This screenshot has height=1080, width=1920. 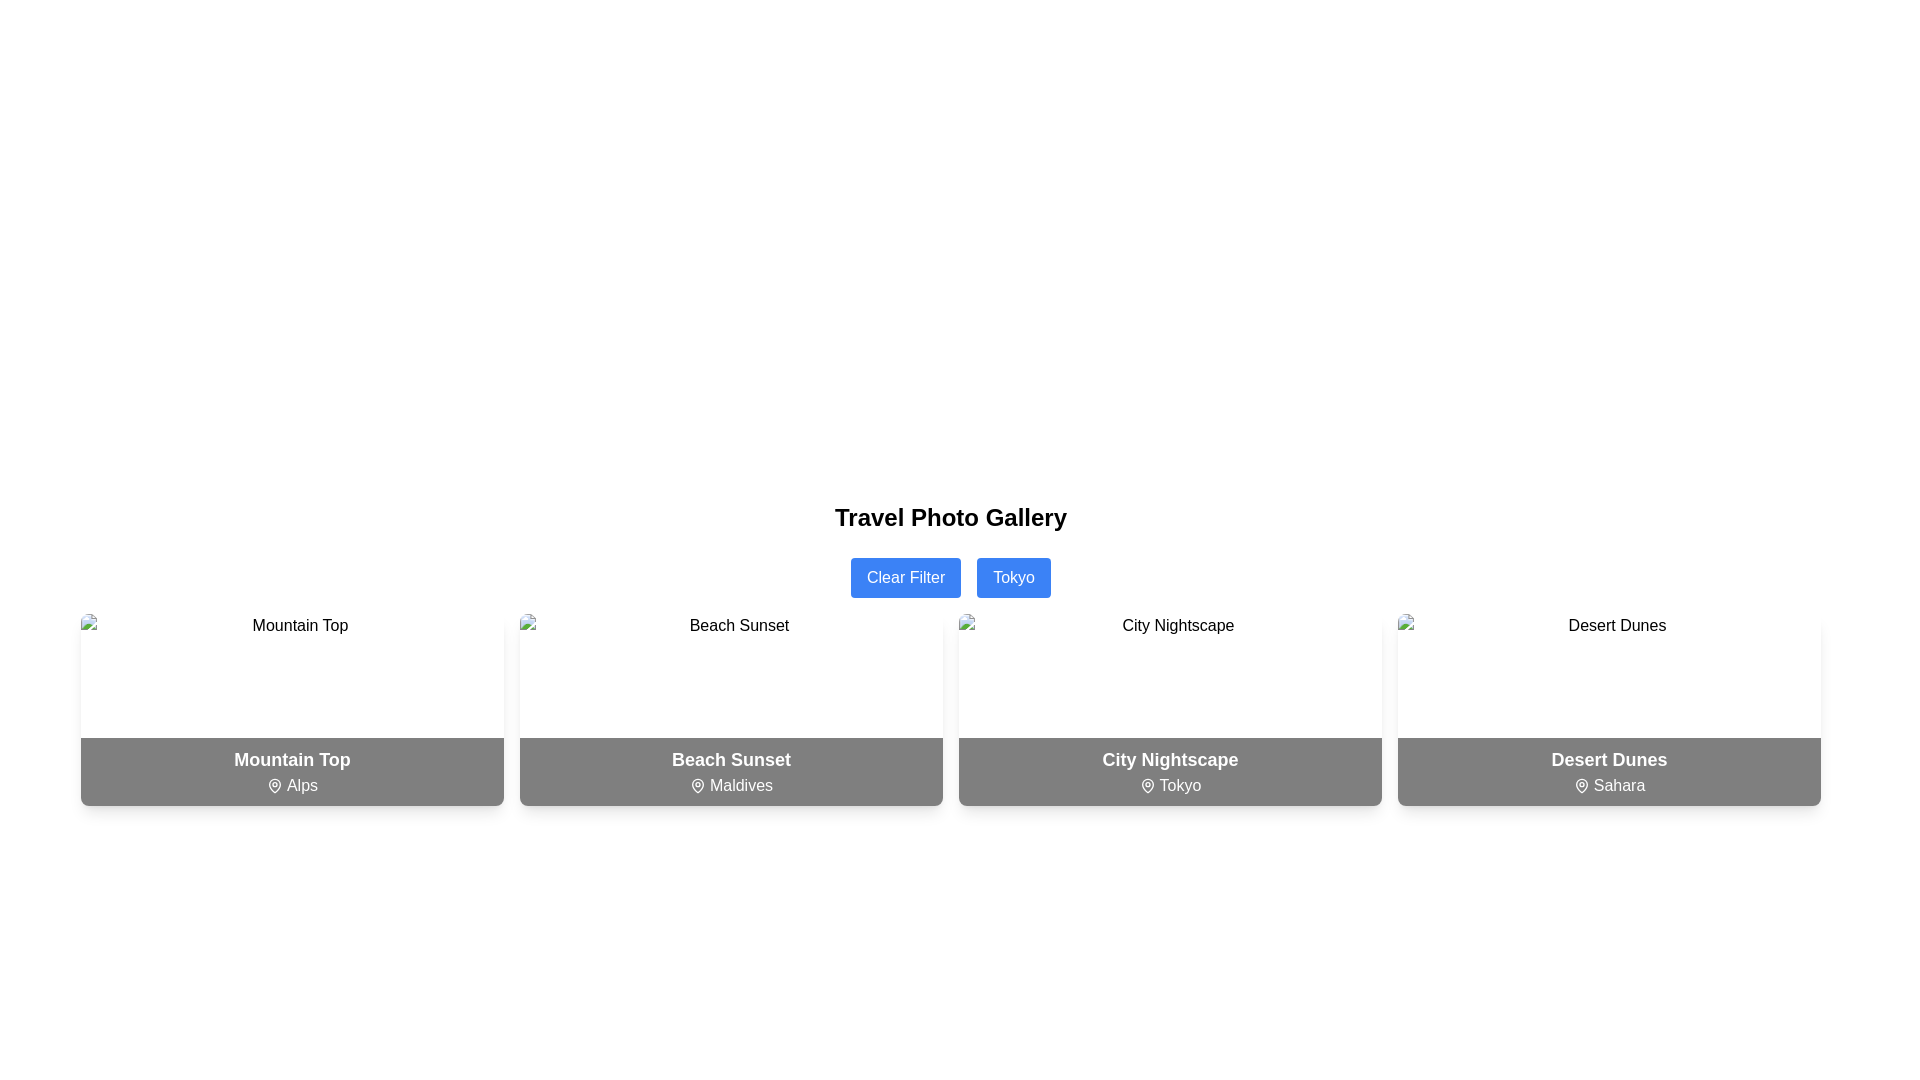 What do you see at coordinates (1609, 785) in the screenshot?
I see `the label indicating 'Sahara' located at the bottom-center of the 'Desert Dunes' card's footer section` at bounding box center [1609, 785].